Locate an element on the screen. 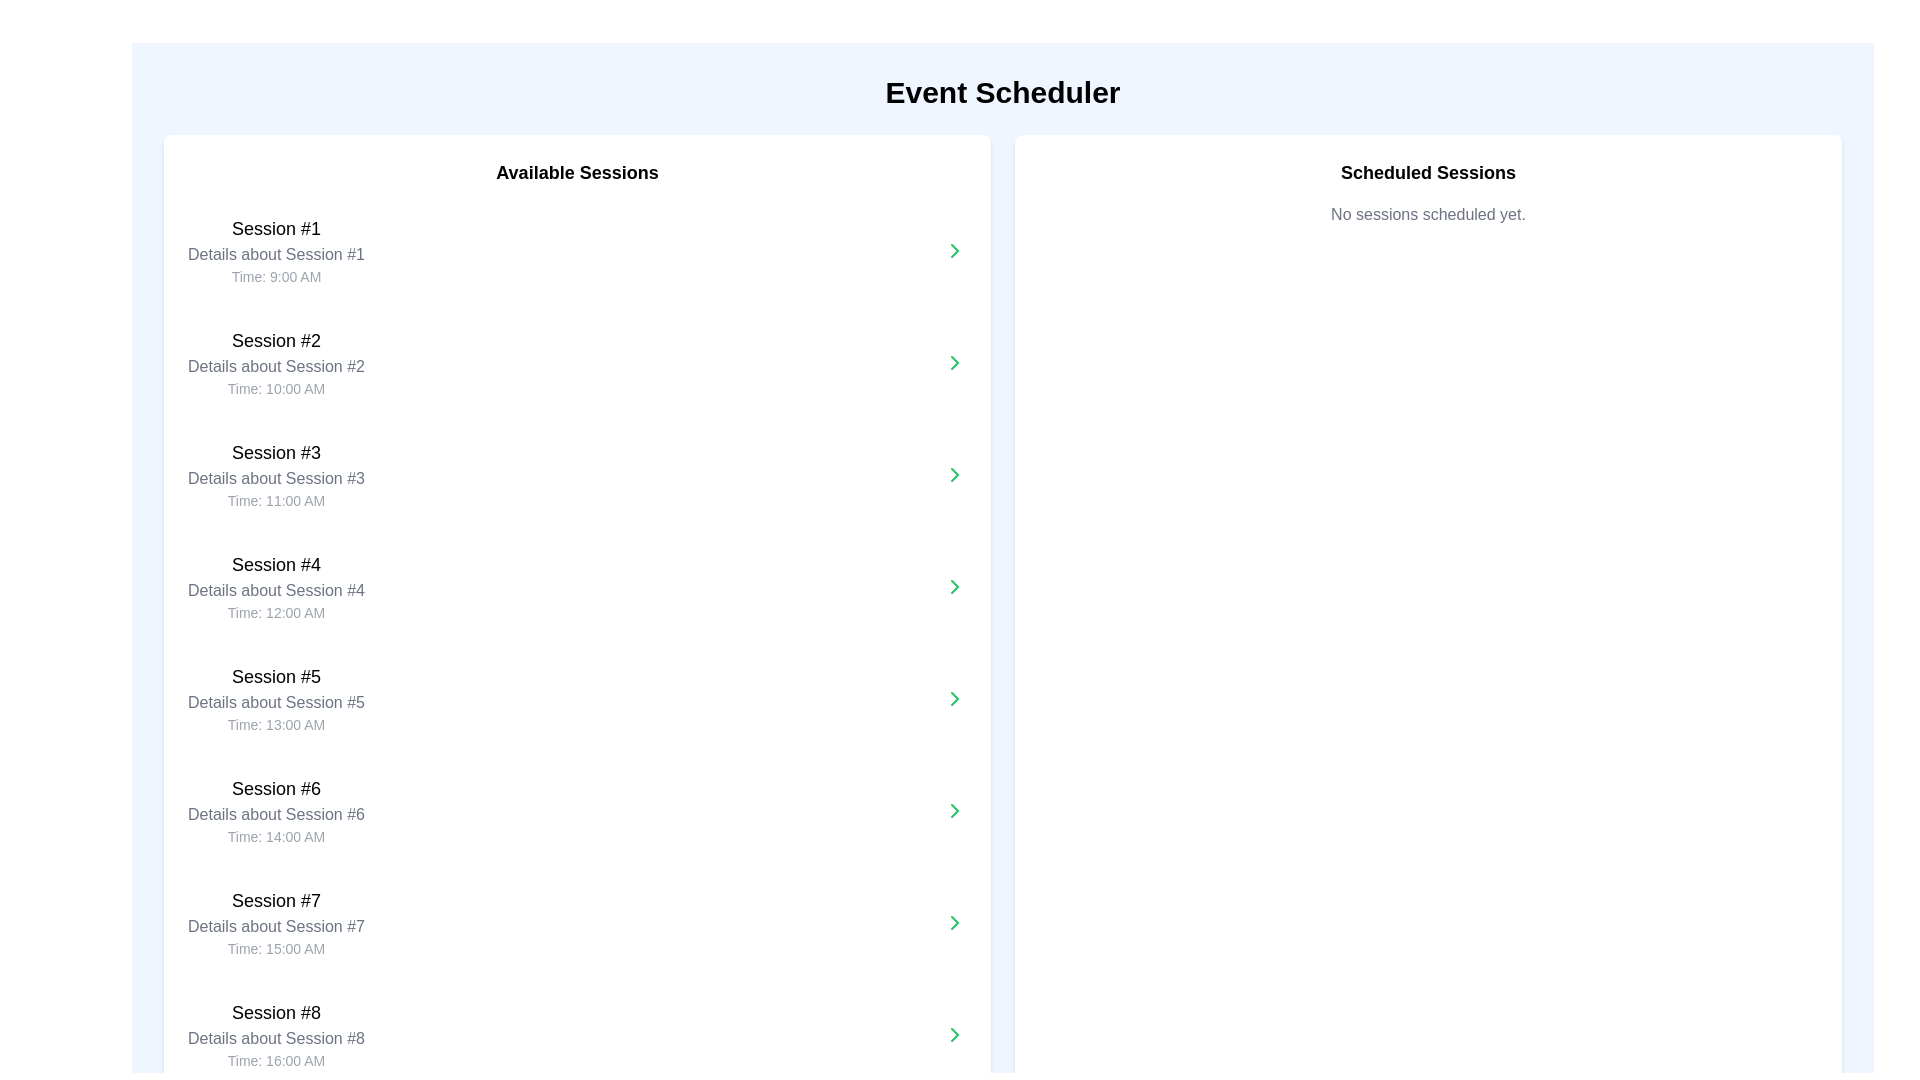 This screenshot has width=1920, height=1080. the text displaying 'Time: 16:00 AM', which is located at the bottom of the block for 'Session #8' is located at coordinates (275, 1059).